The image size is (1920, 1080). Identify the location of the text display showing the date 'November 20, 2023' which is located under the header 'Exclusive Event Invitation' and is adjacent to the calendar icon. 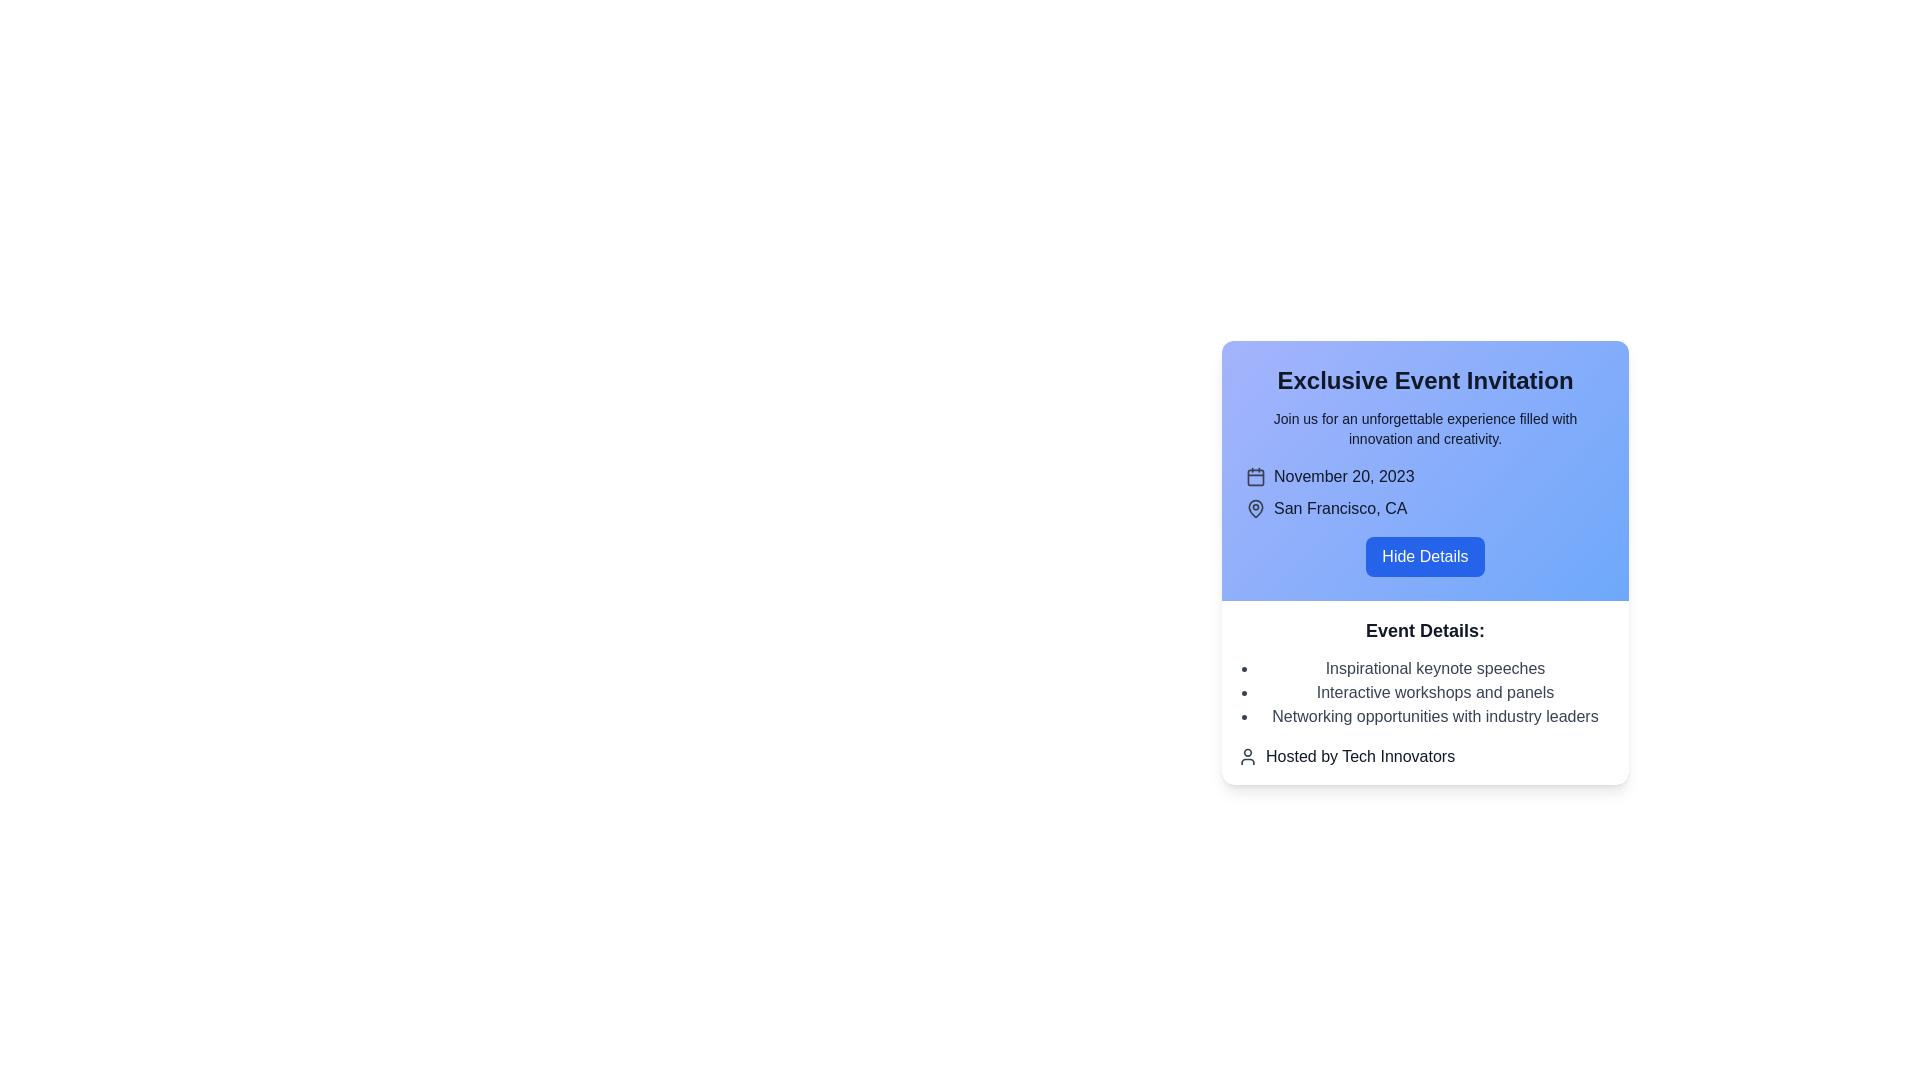
(1344, 477).